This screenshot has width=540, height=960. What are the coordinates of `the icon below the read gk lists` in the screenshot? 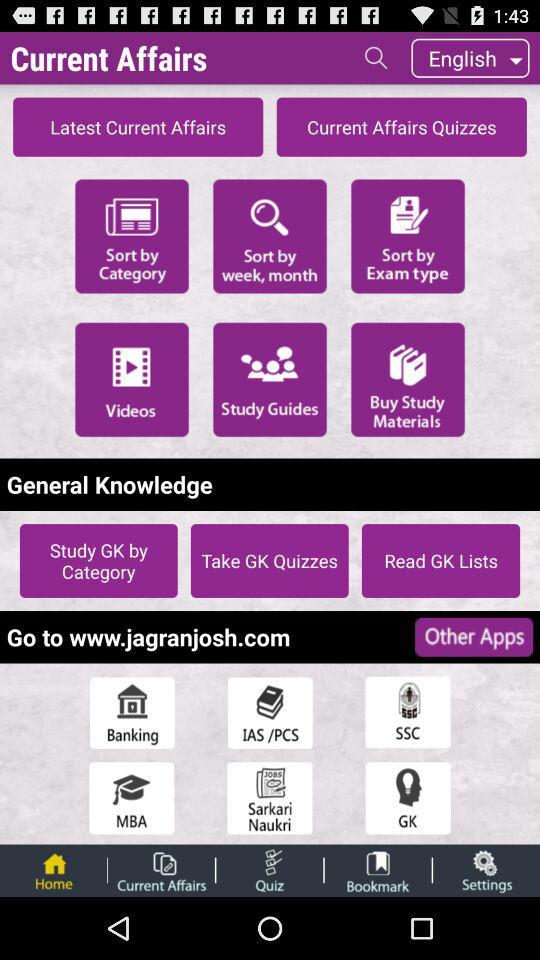 It's located at (473, 636).